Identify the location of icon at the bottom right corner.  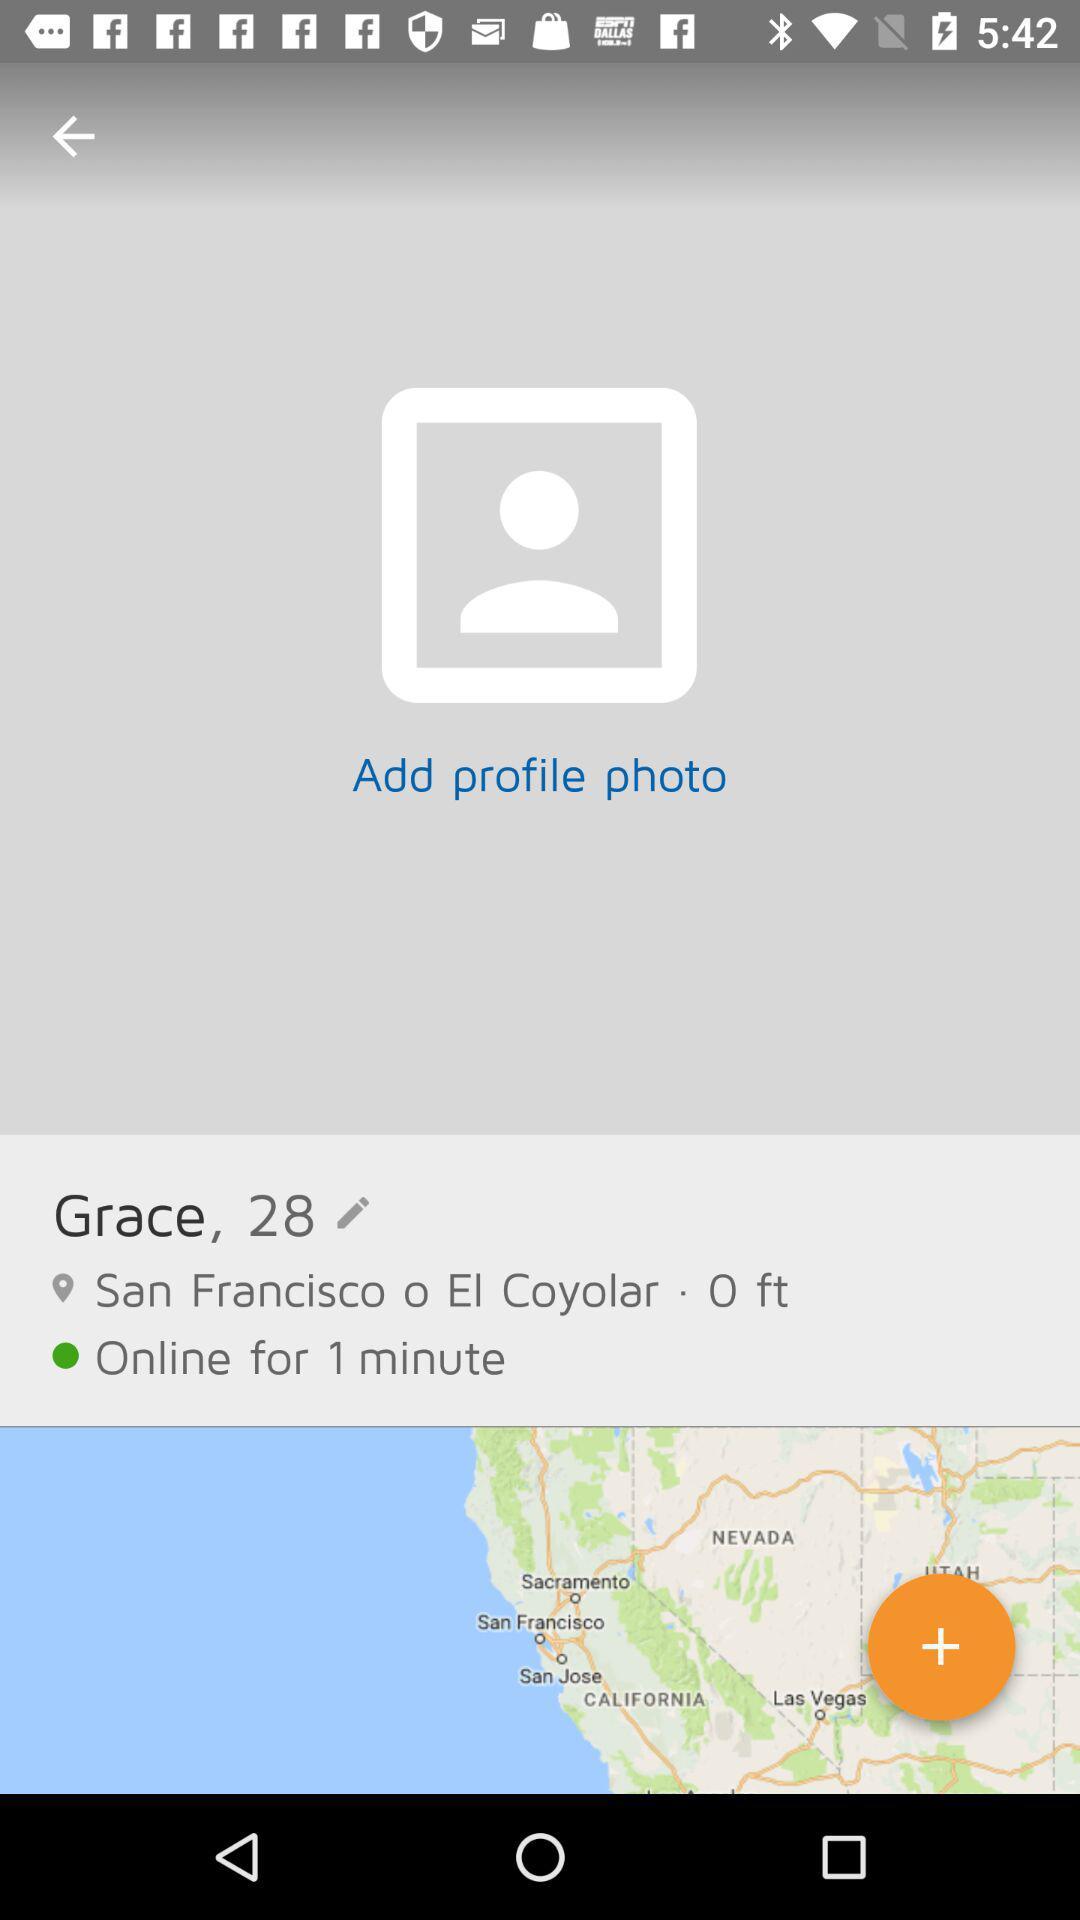
(941, 1654).